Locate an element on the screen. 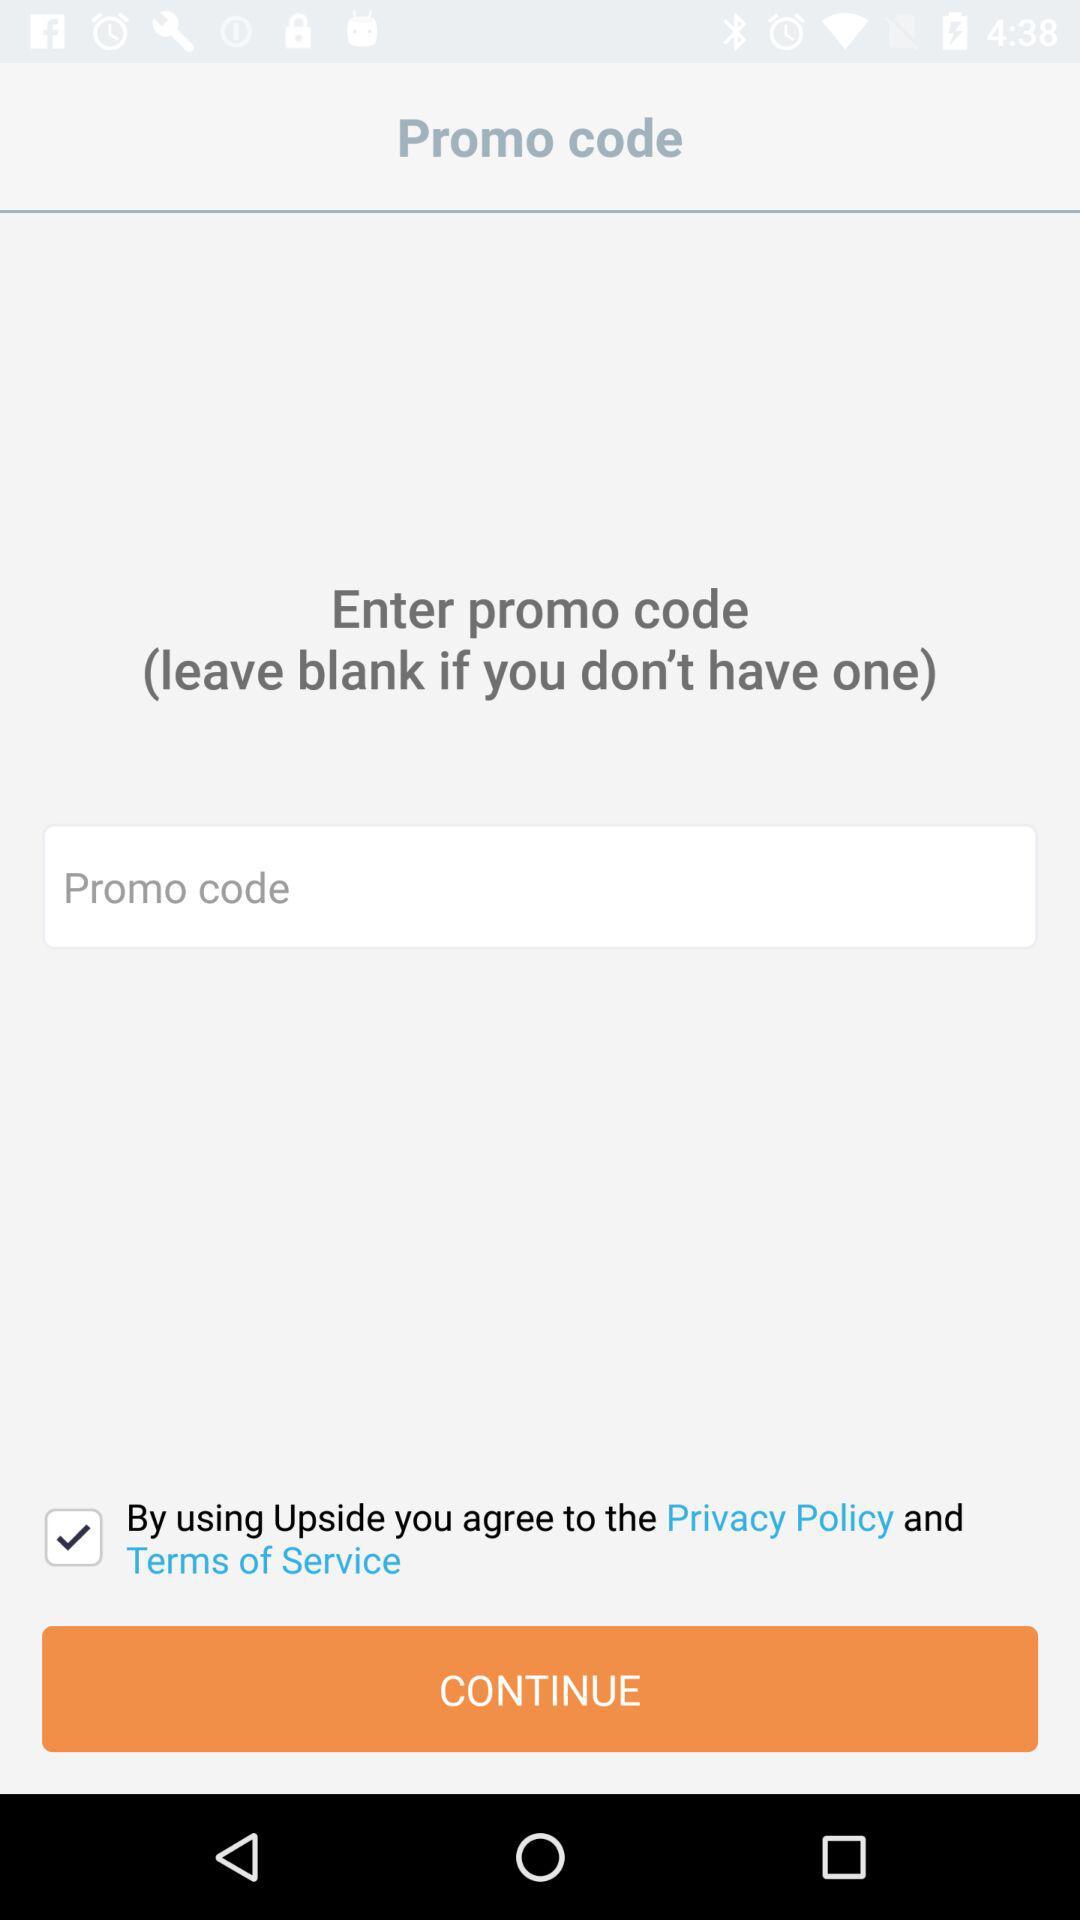  unselect the box is located at coordinates (72, 1536).